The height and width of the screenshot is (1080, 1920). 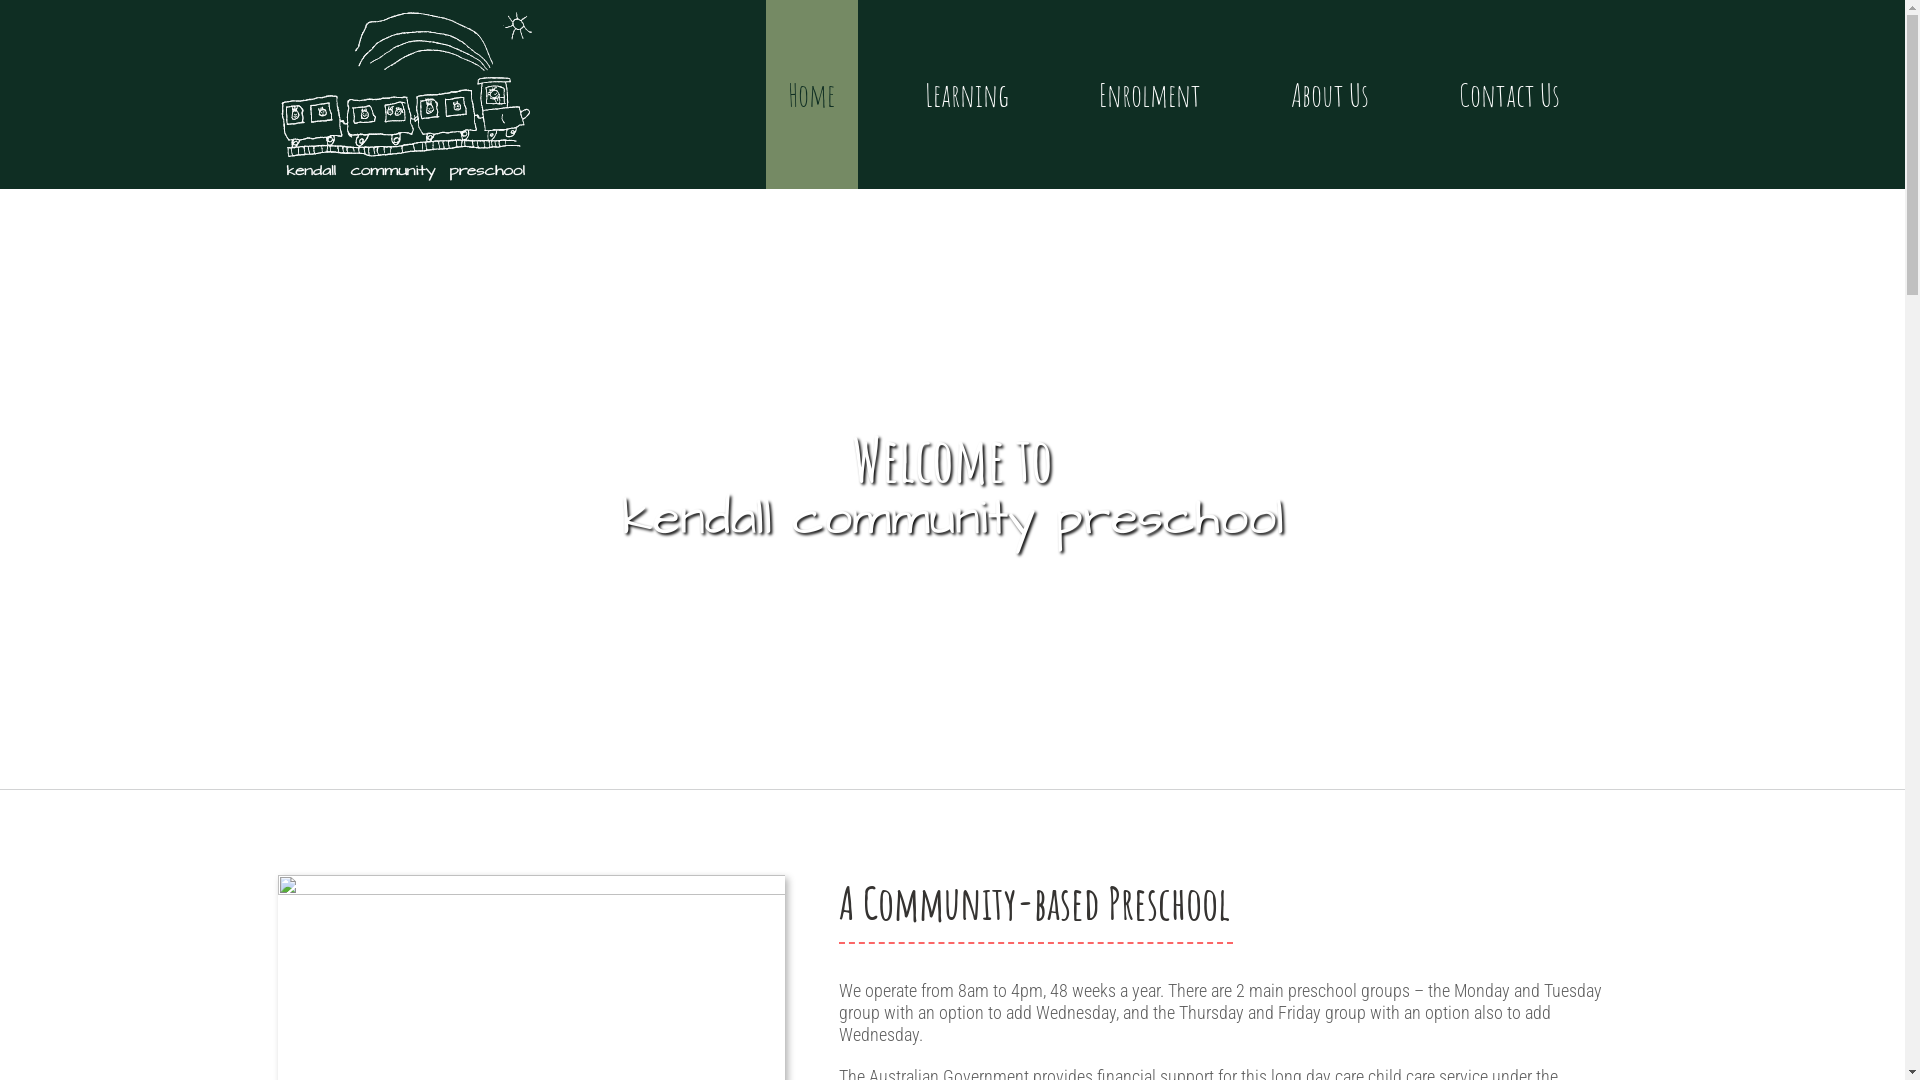 What do you see at coordinates (1329, 94) in the screenshot?
I see `'About Us'` at bounding box center [1329, 94].